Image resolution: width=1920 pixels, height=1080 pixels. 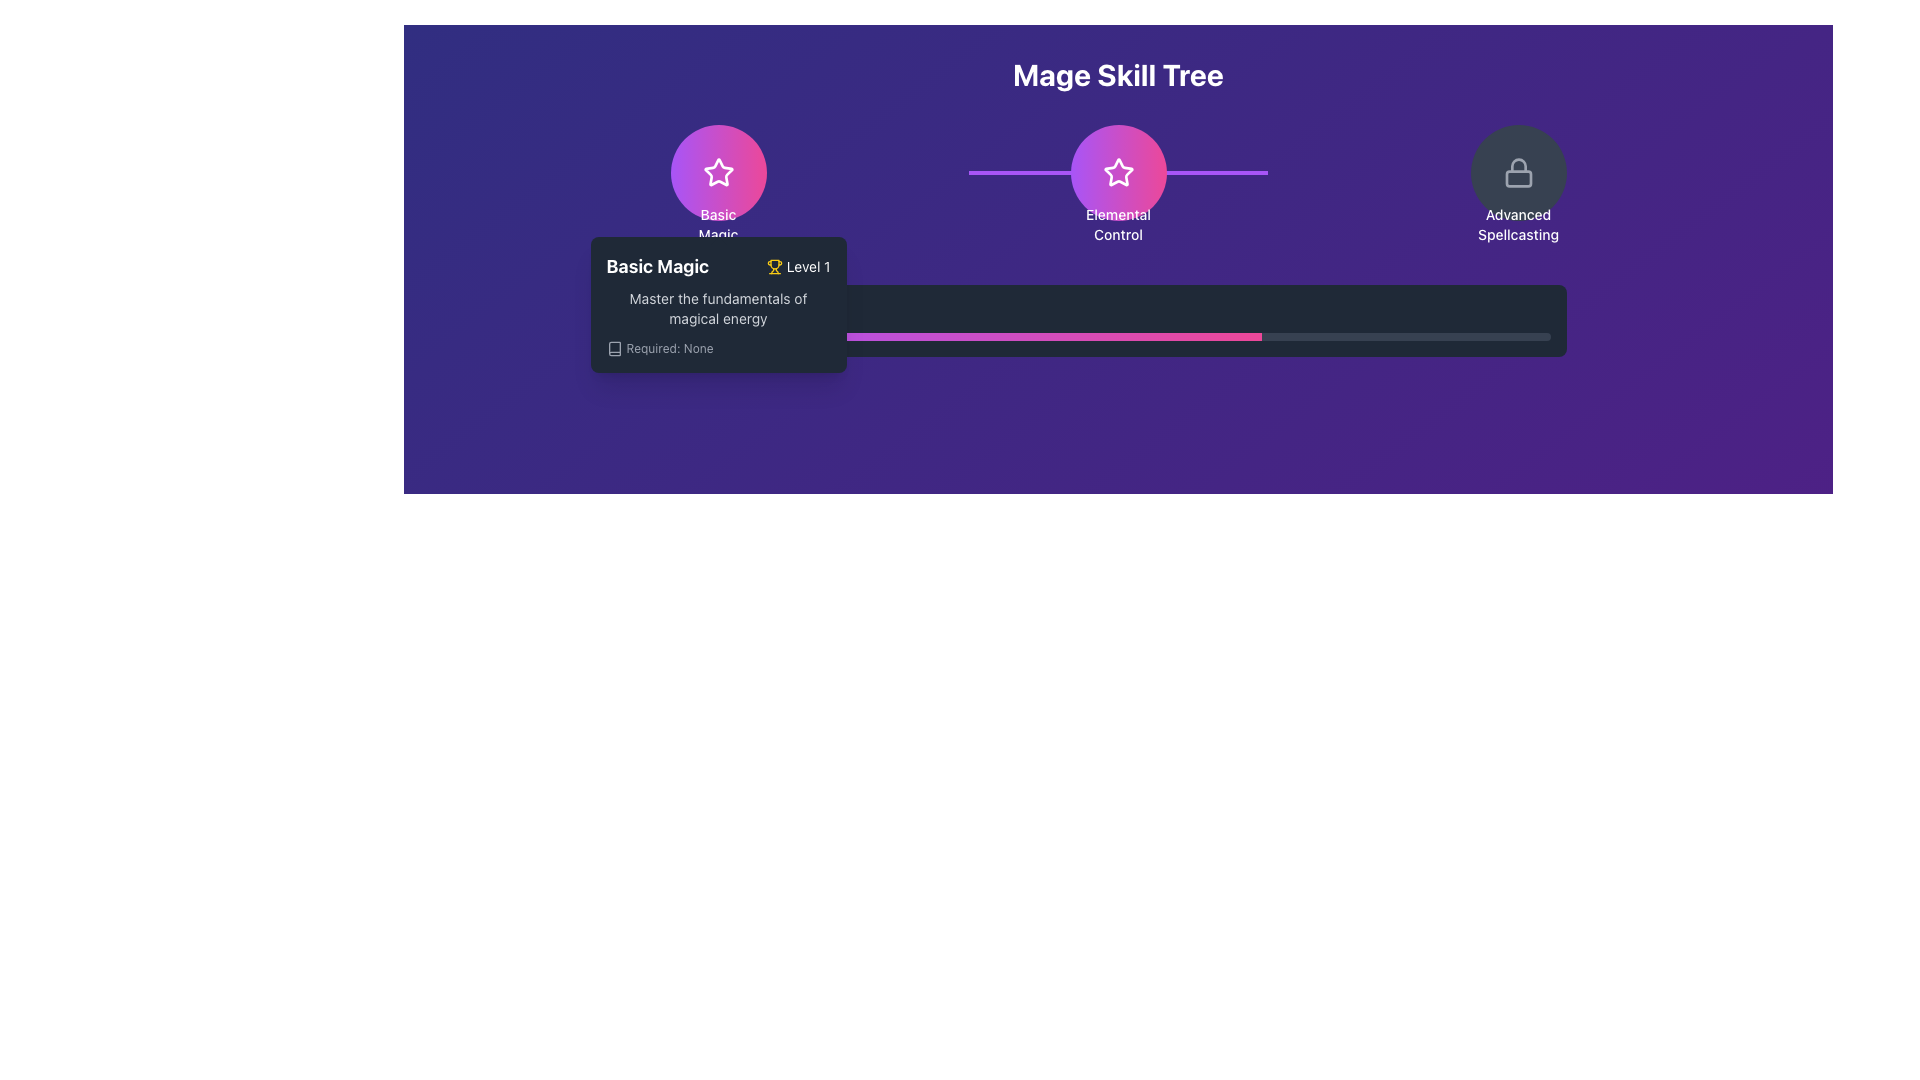 I want to click on the star-shaped icon with a gradient color and white border in the 'Basic Magic' node of the Mage Skill Tree, so click(x=718, y=171).